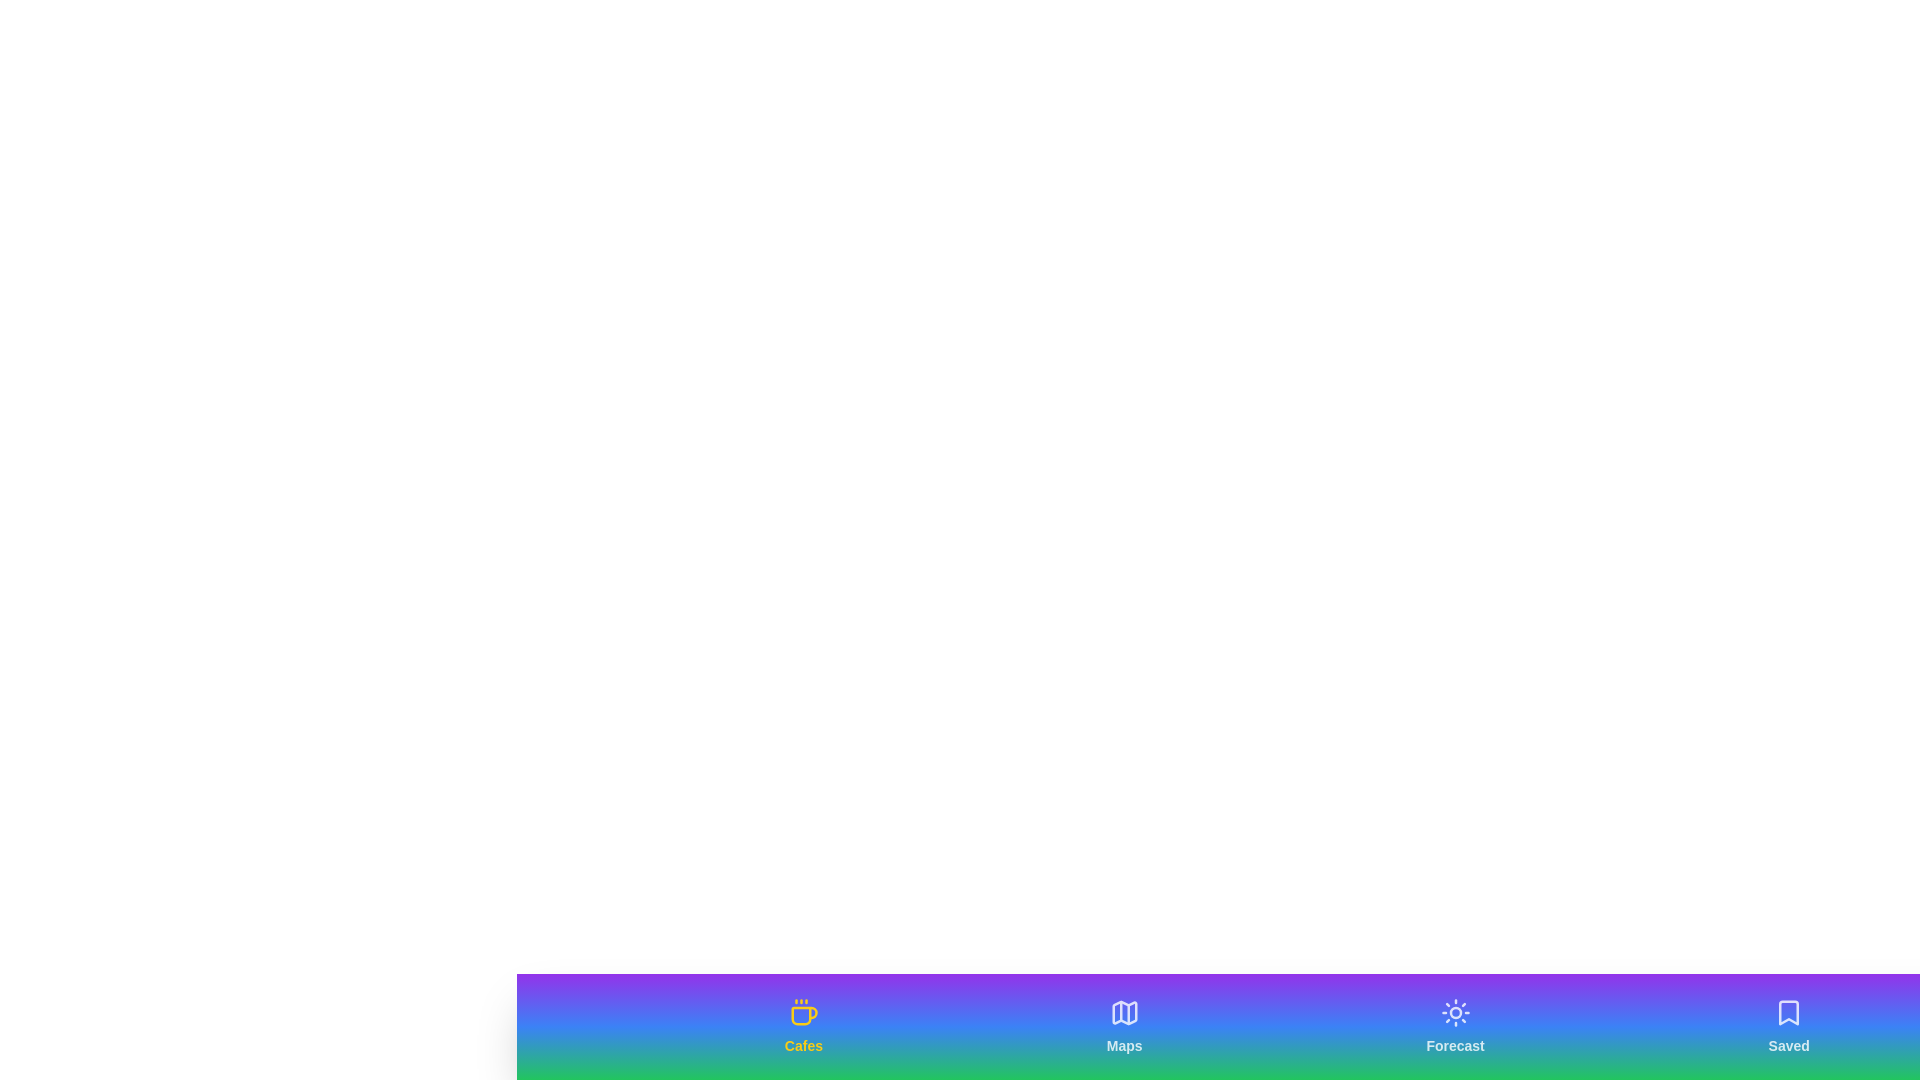 The width and height of the screenshot is (1920, 1080). I want to click on the tab labeled Maps to activate it, so click(1124, 1026).